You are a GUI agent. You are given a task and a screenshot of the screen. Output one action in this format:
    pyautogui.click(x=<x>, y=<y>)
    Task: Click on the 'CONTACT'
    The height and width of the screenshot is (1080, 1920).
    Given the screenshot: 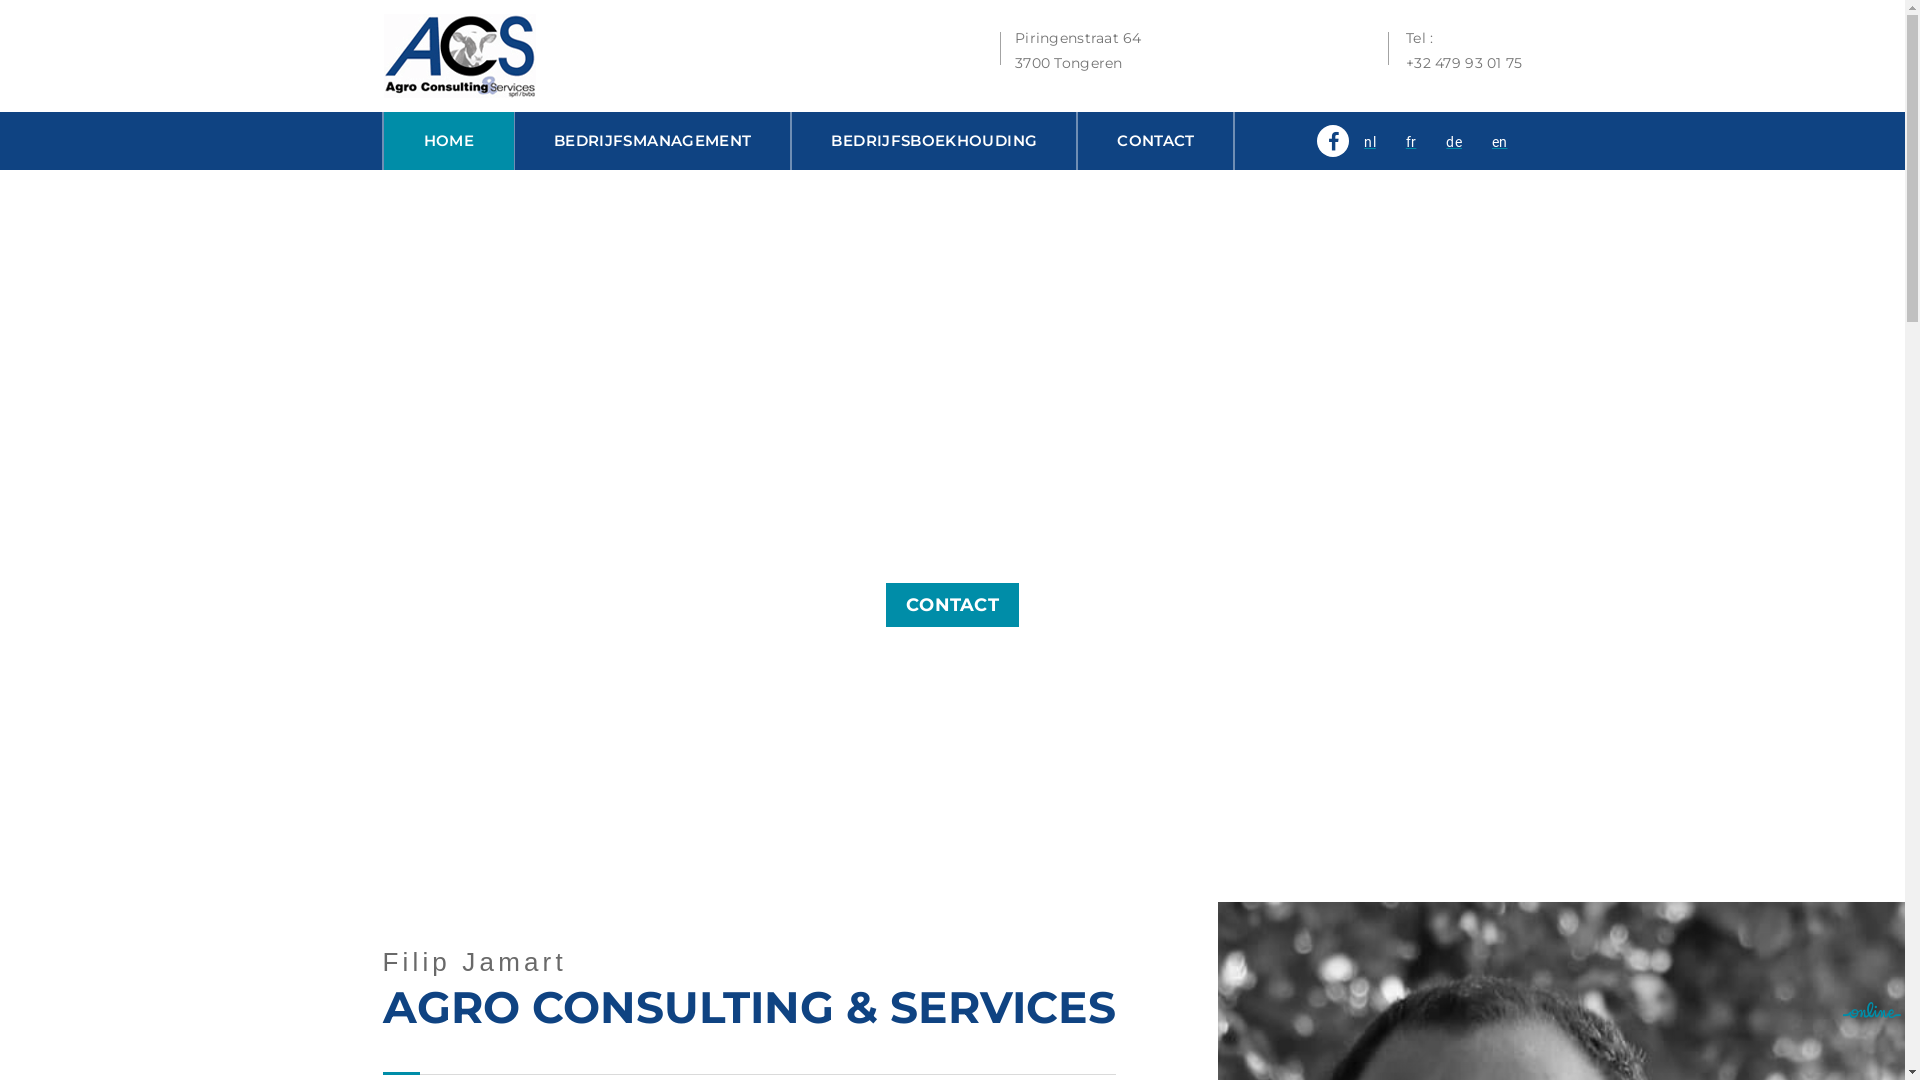 What is the action you would take?
    pyautogui.click(x=951, y=604)
    